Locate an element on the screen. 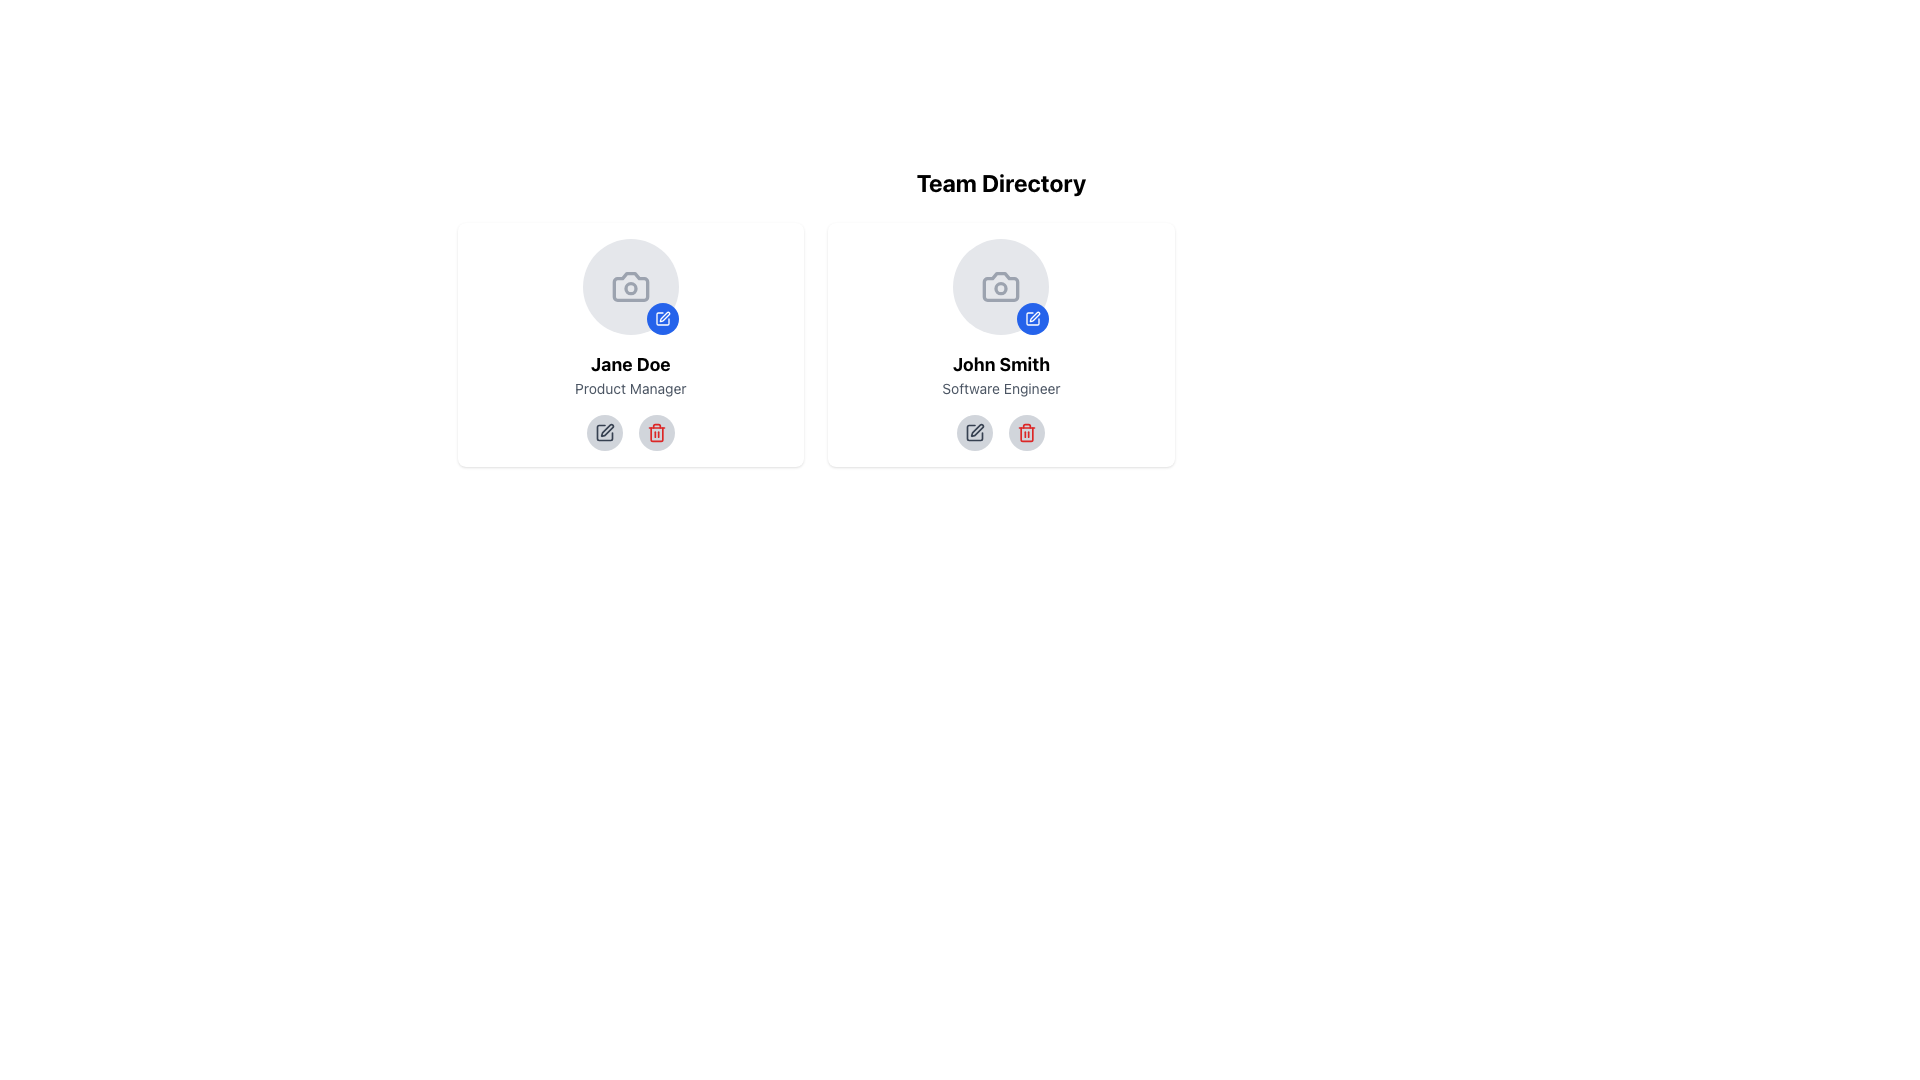  the small circular SVG element representing the camera lens in the left profile card for 'Jane Doe' is located at coordinates (629, 288).